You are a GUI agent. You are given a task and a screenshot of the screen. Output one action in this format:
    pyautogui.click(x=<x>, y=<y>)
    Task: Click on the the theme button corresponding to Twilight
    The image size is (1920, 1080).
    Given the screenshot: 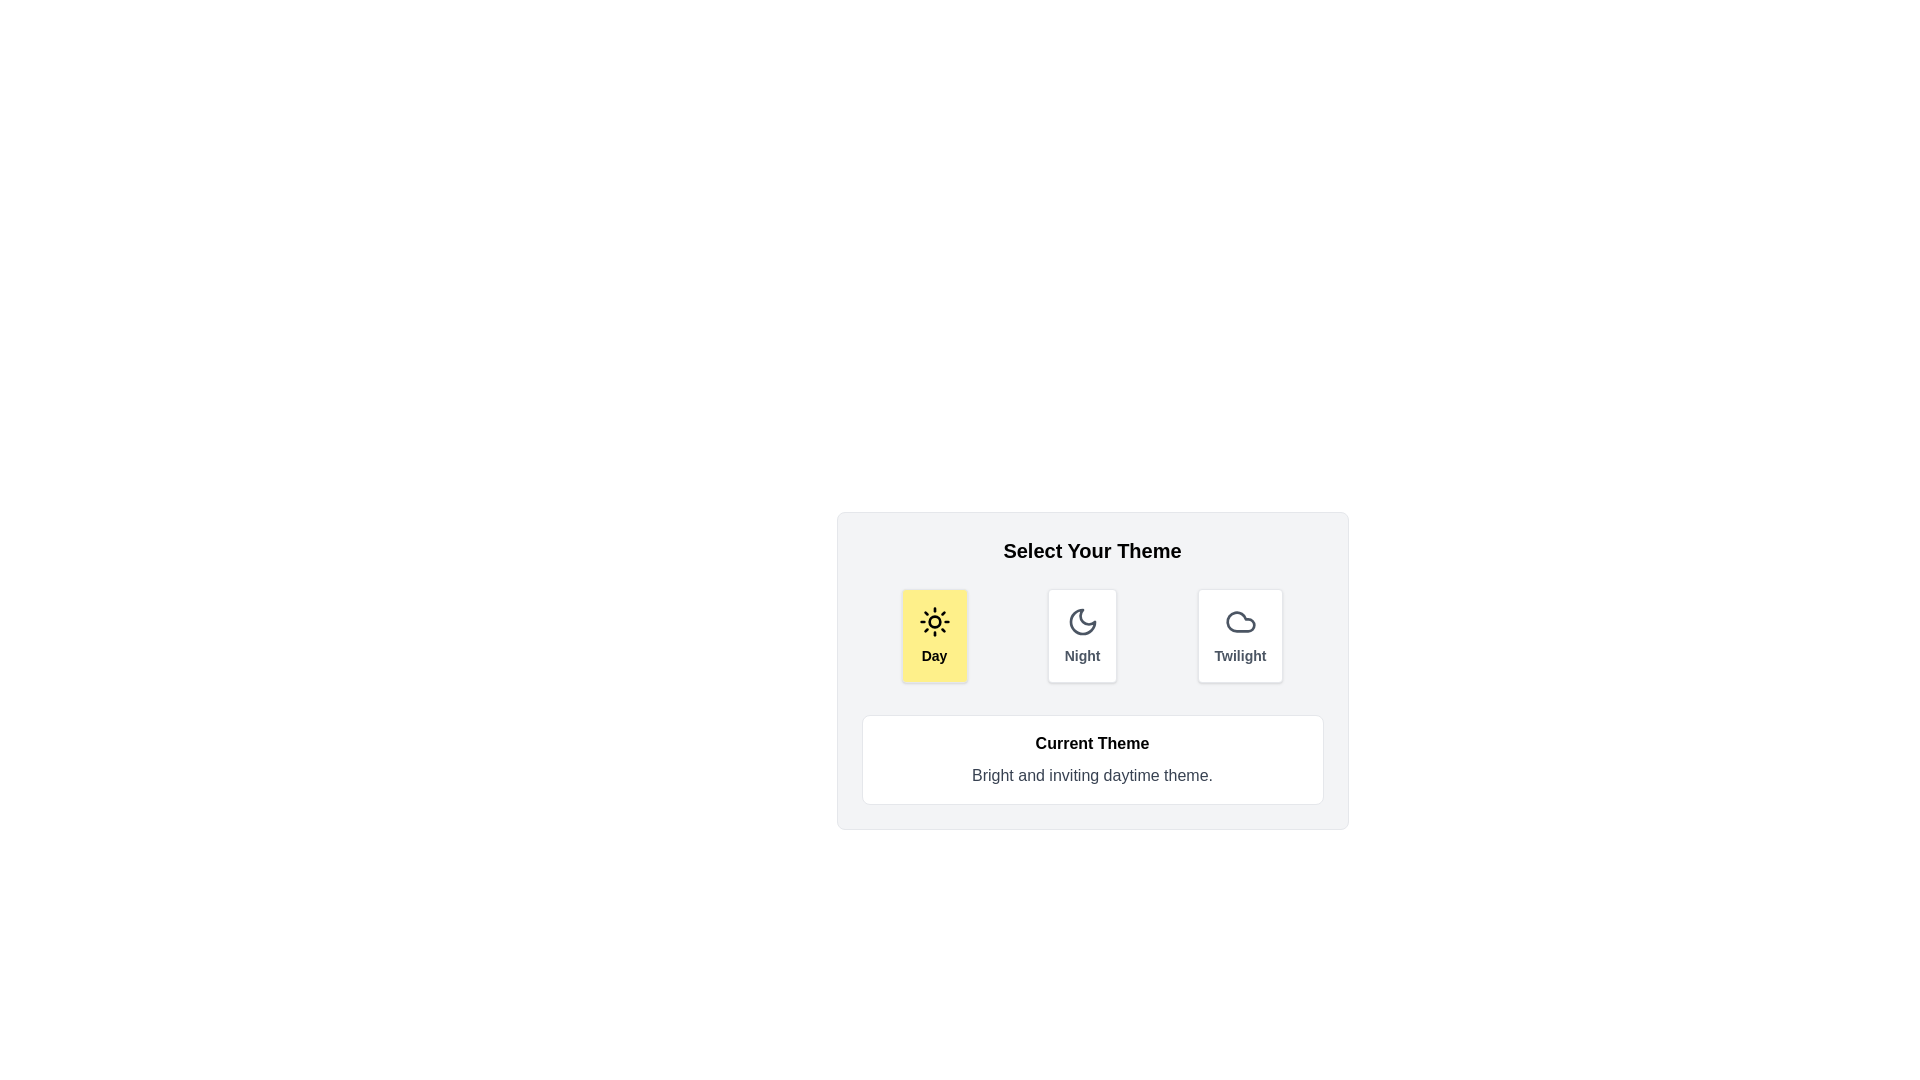 What is the action you would take?
    pyautogui.click(x=1239, y=636)
    